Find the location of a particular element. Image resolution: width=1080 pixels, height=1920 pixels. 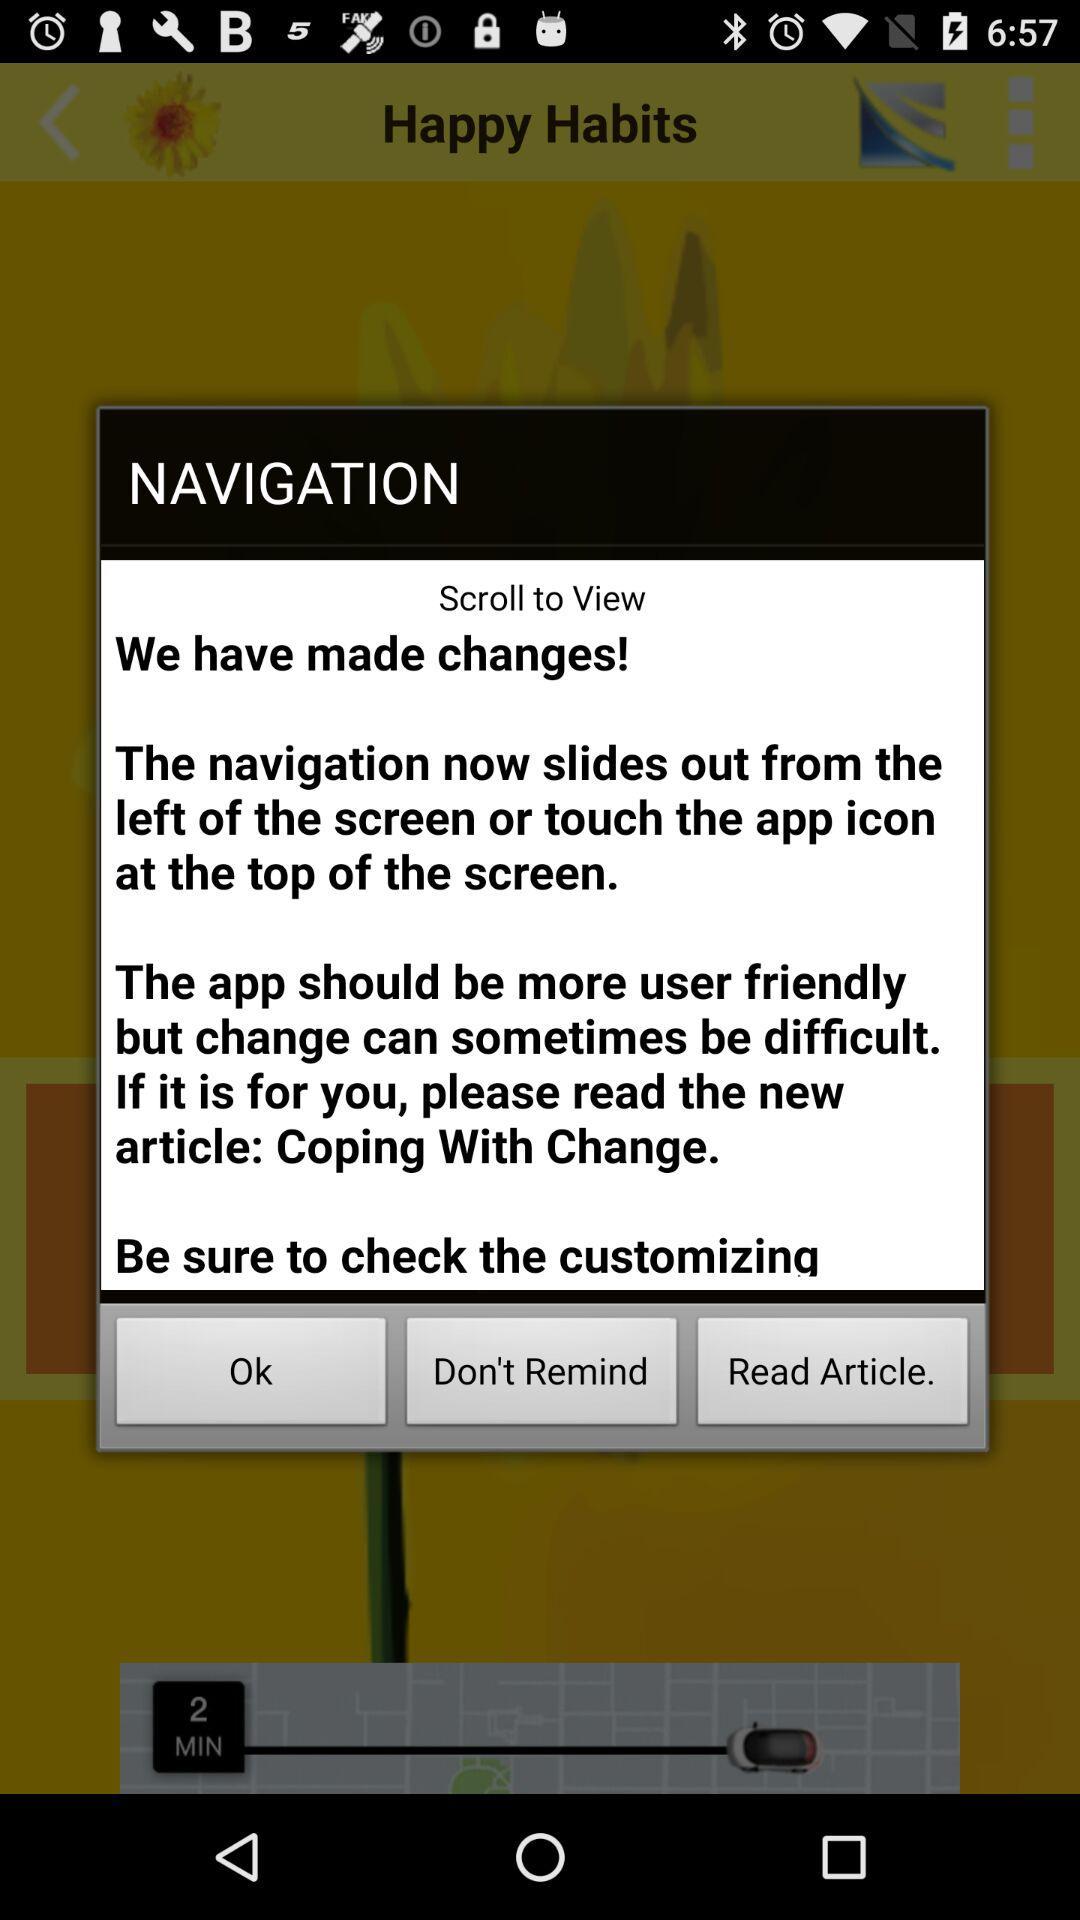

the ok icon is located at coordinates (250, 1376).